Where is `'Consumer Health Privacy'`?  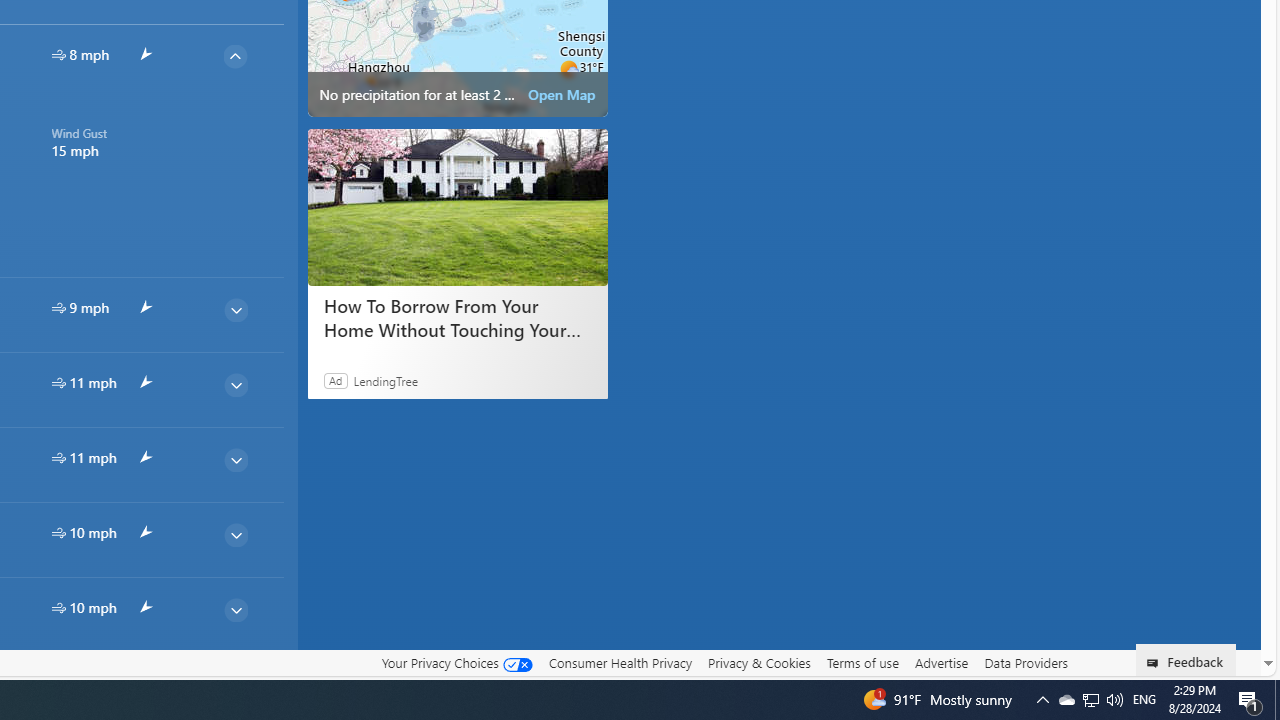
'Consumer Health Privacy' is located at coordinates (619, 662).